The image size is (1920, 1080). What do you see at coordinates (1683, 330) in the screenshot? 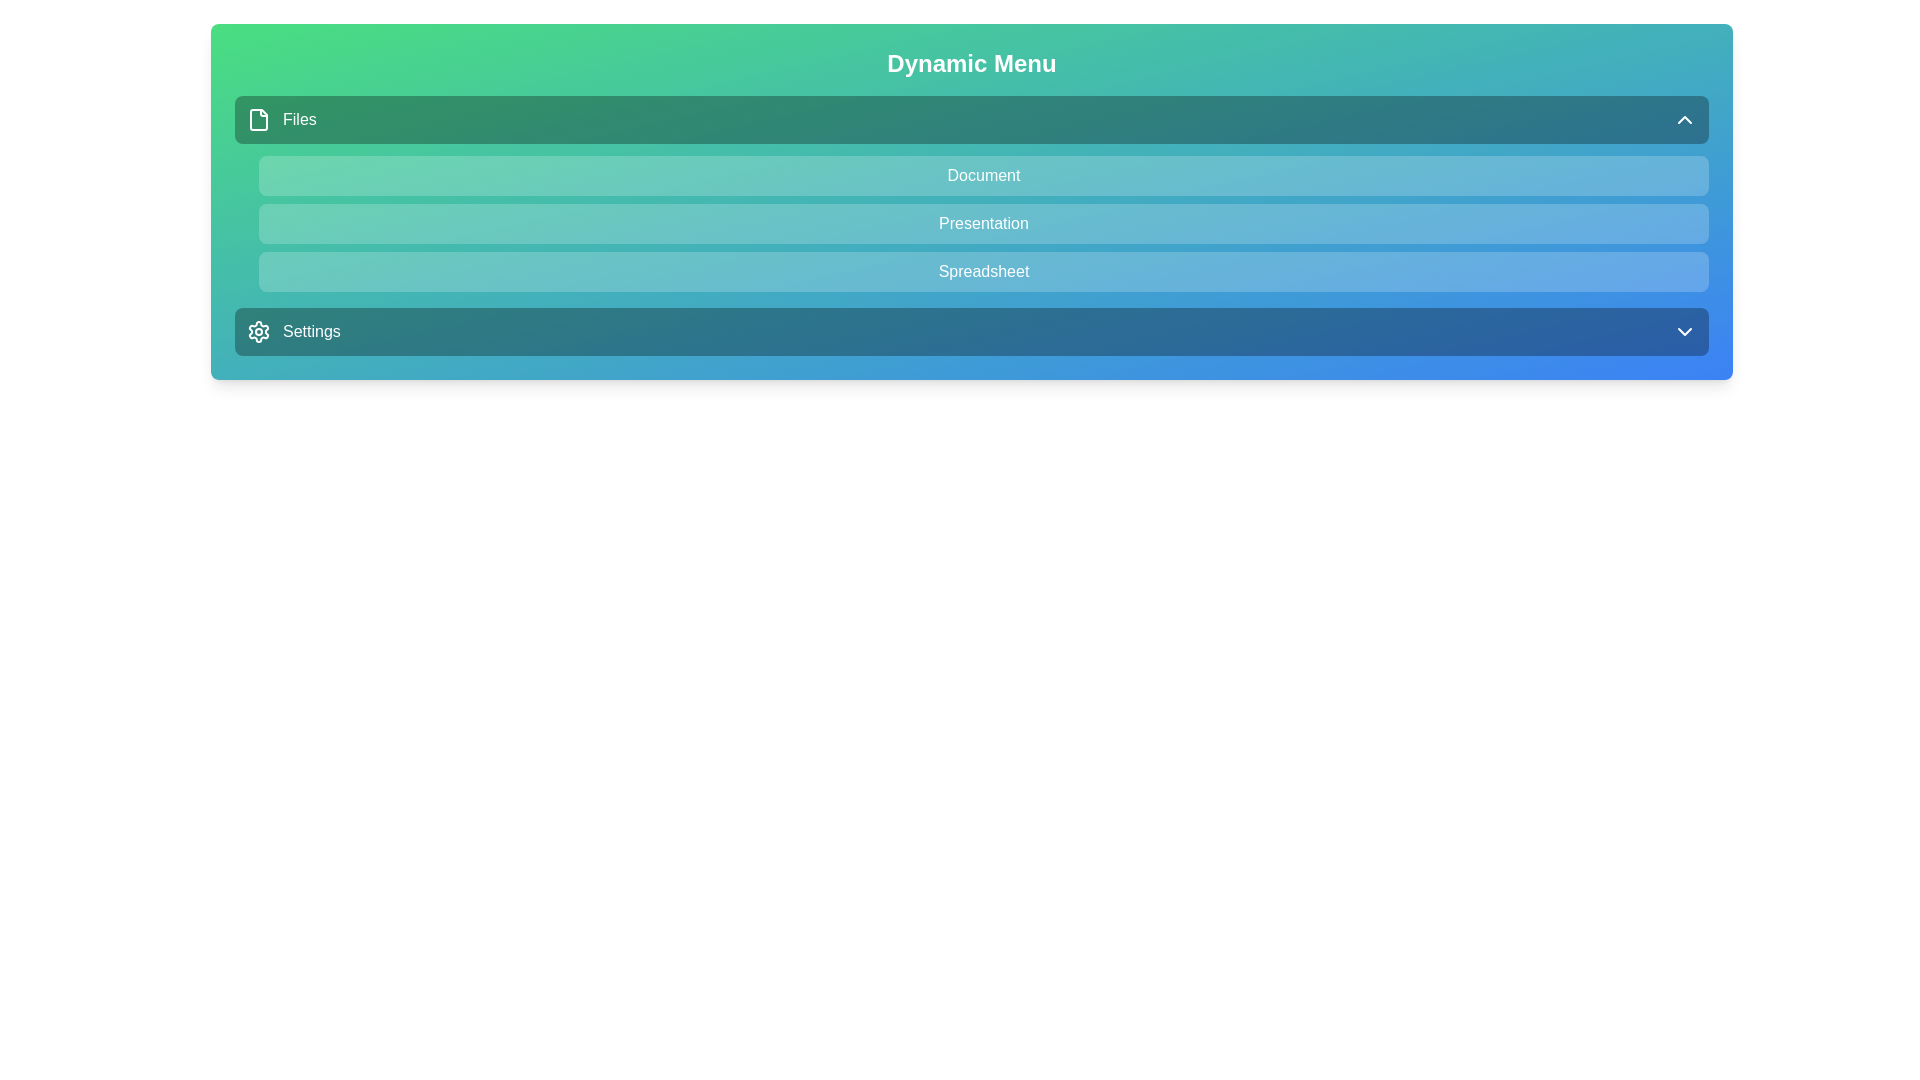
I see `the downward-pointing chevron icon in the 'Settings' section` at bounding box center [1683, 330].